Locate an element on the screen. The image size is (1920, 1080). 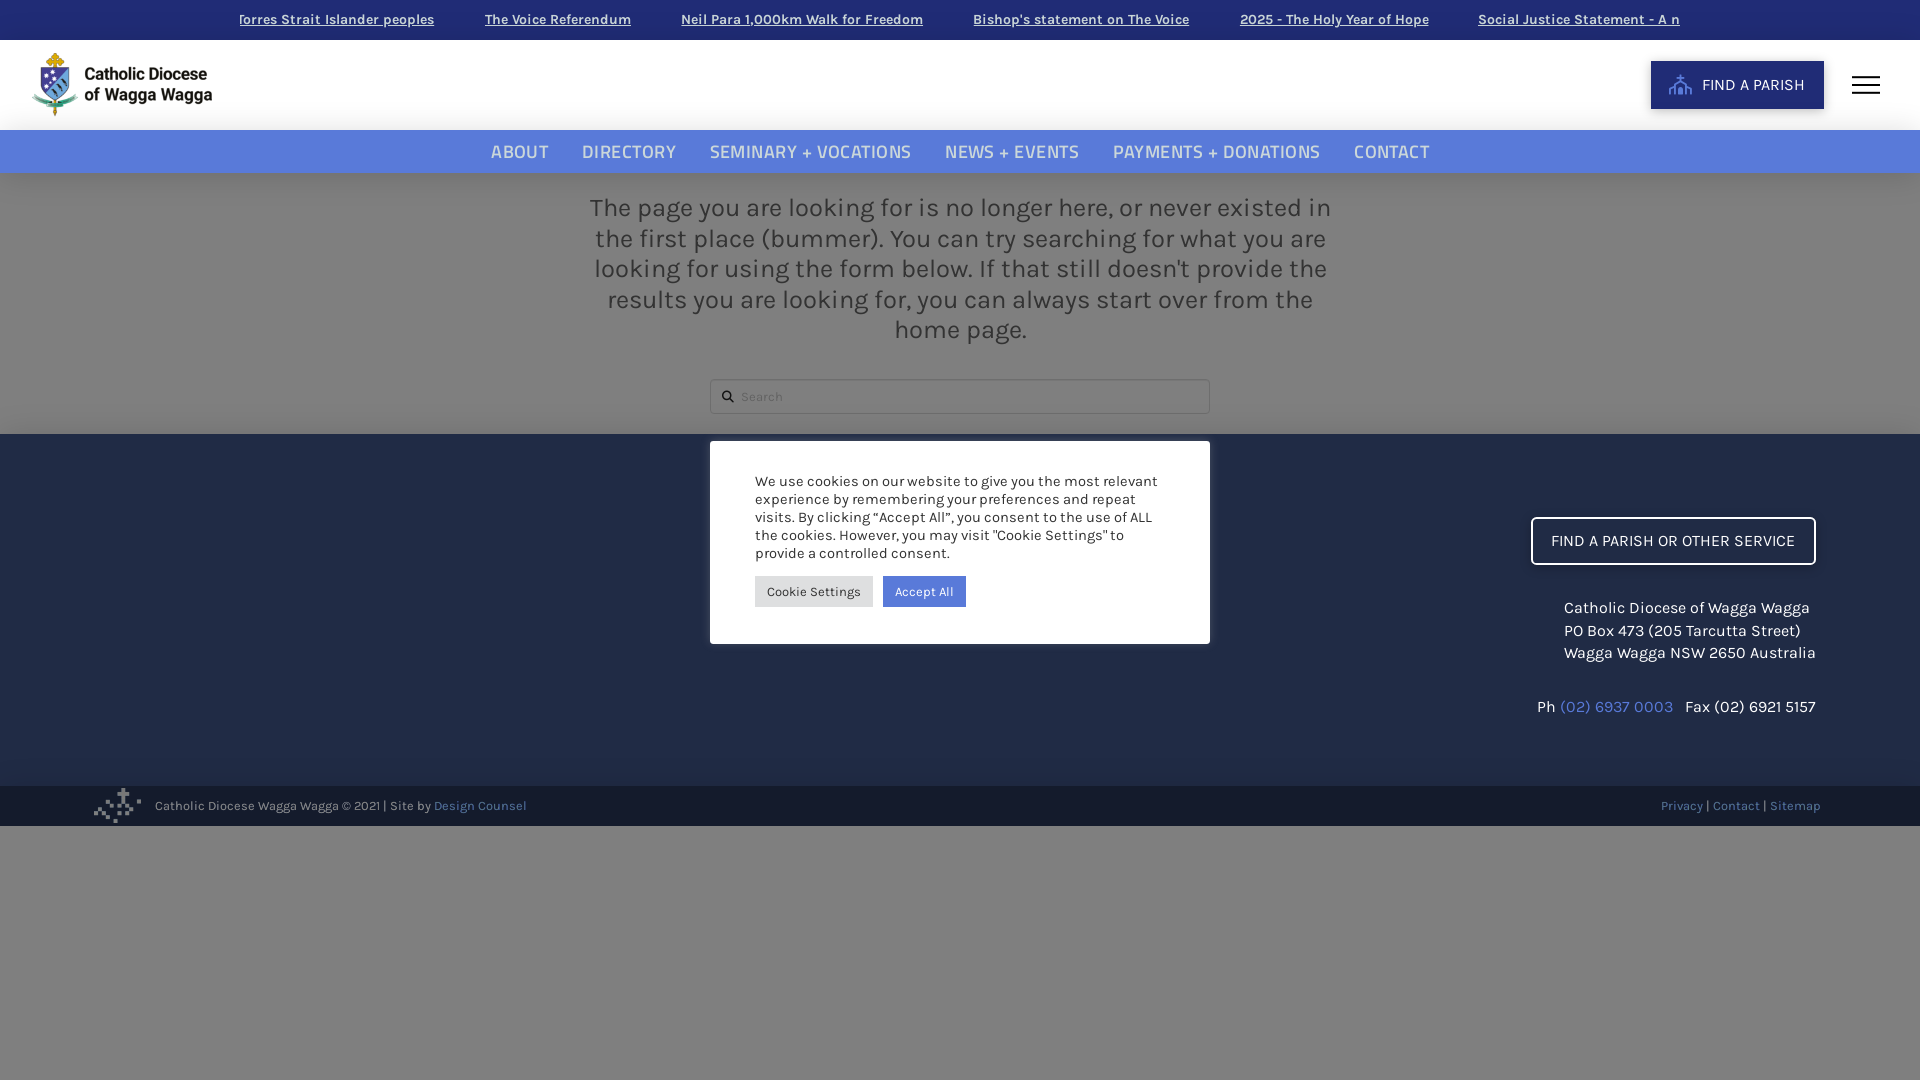
'ABOUT' is located at coordinates (473, 150).